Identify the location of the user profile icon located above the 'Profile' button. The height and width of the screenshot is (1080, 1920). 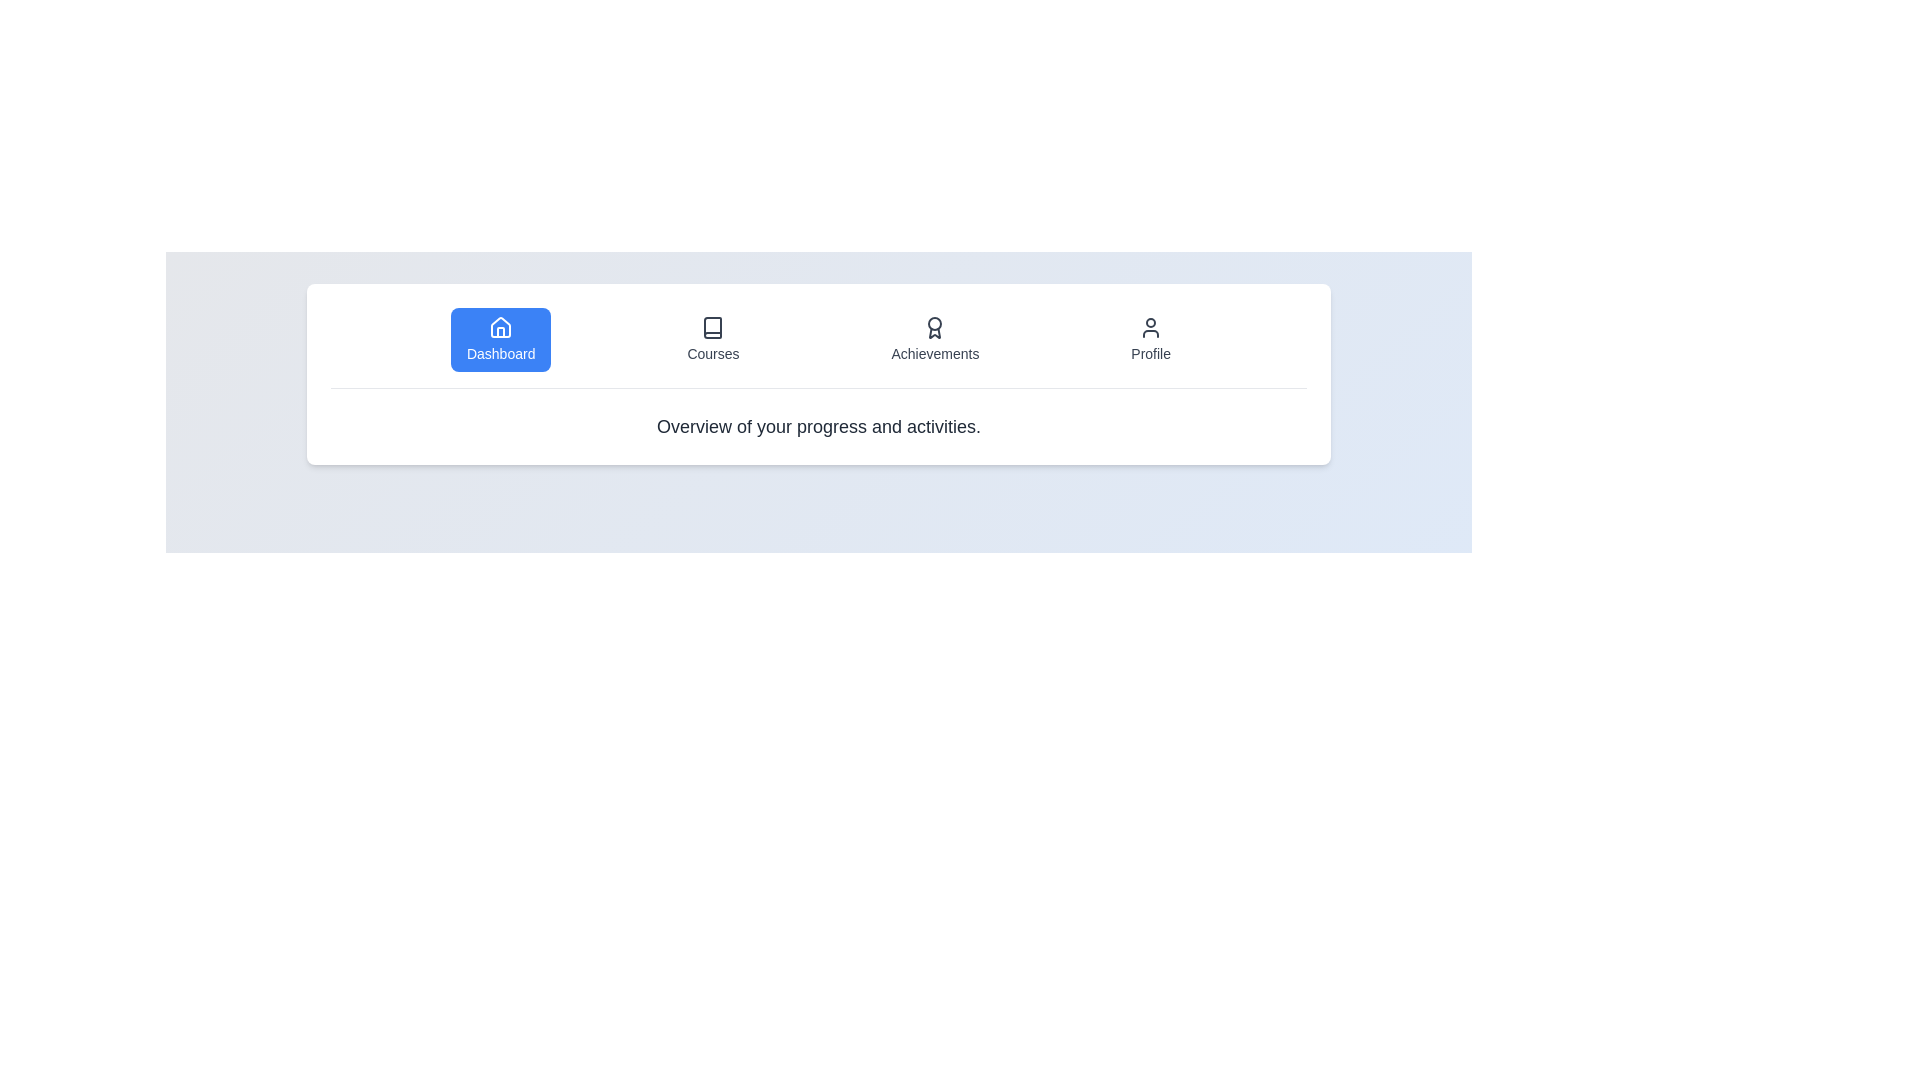
(1151, 326).